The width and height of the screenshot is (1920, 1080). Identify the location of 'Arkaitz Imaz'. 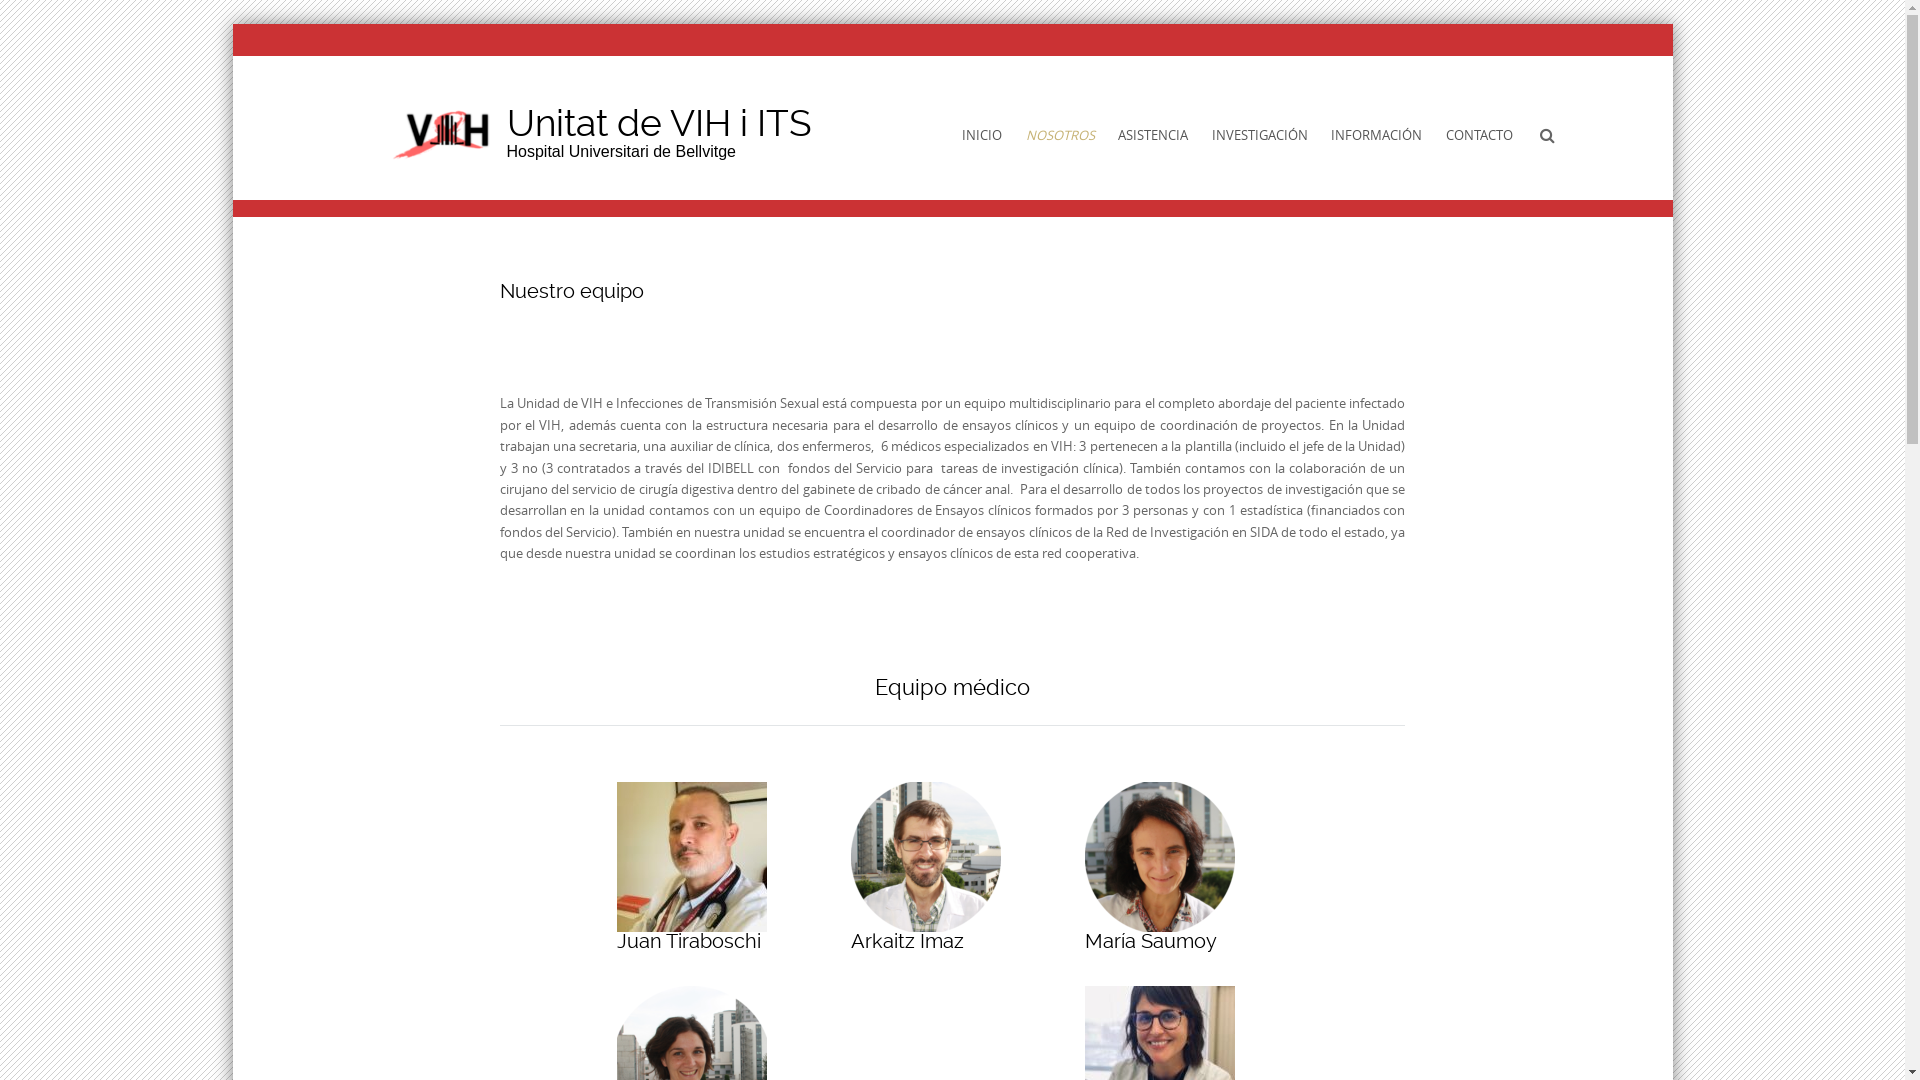
(924, 855).